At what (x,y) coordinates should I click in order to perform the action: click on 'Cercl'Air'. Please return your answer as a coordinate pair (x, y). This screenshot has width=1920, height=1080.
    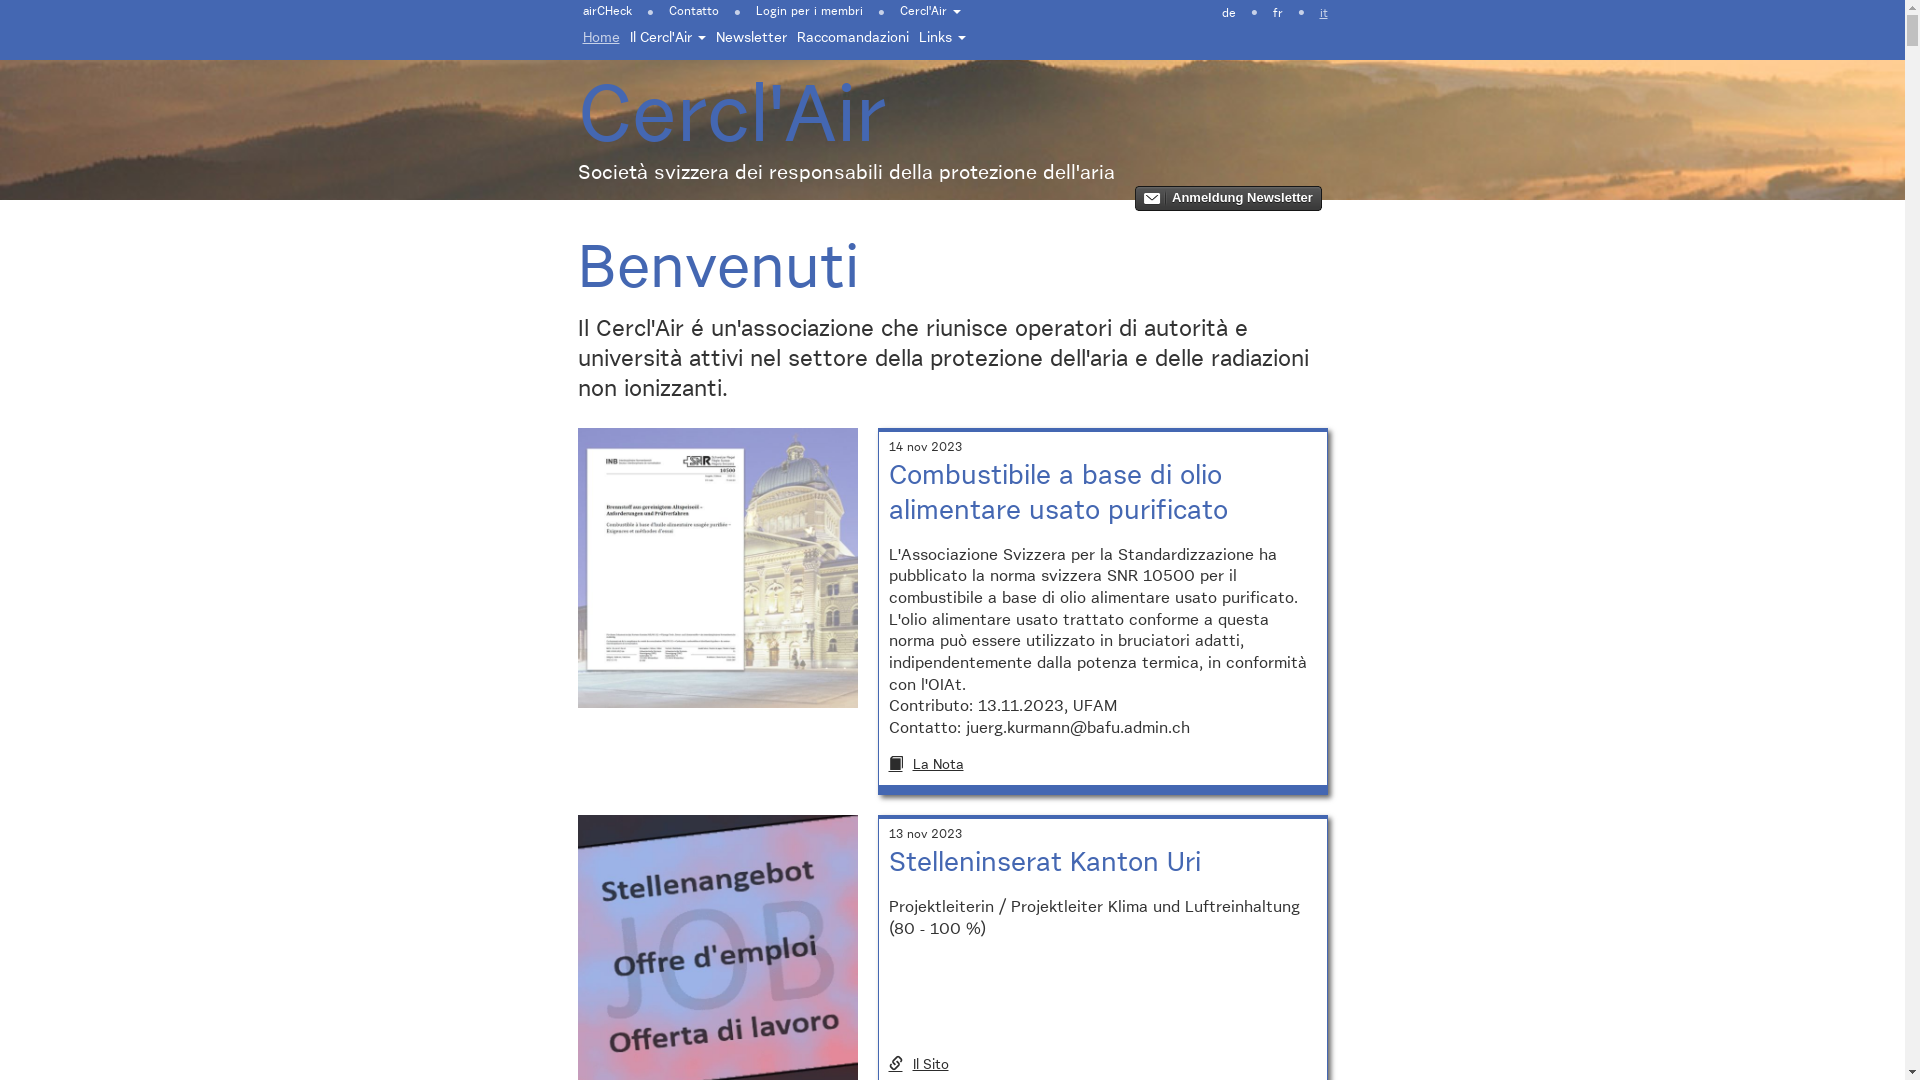
    Looking at the image, I should click on (882, 10).